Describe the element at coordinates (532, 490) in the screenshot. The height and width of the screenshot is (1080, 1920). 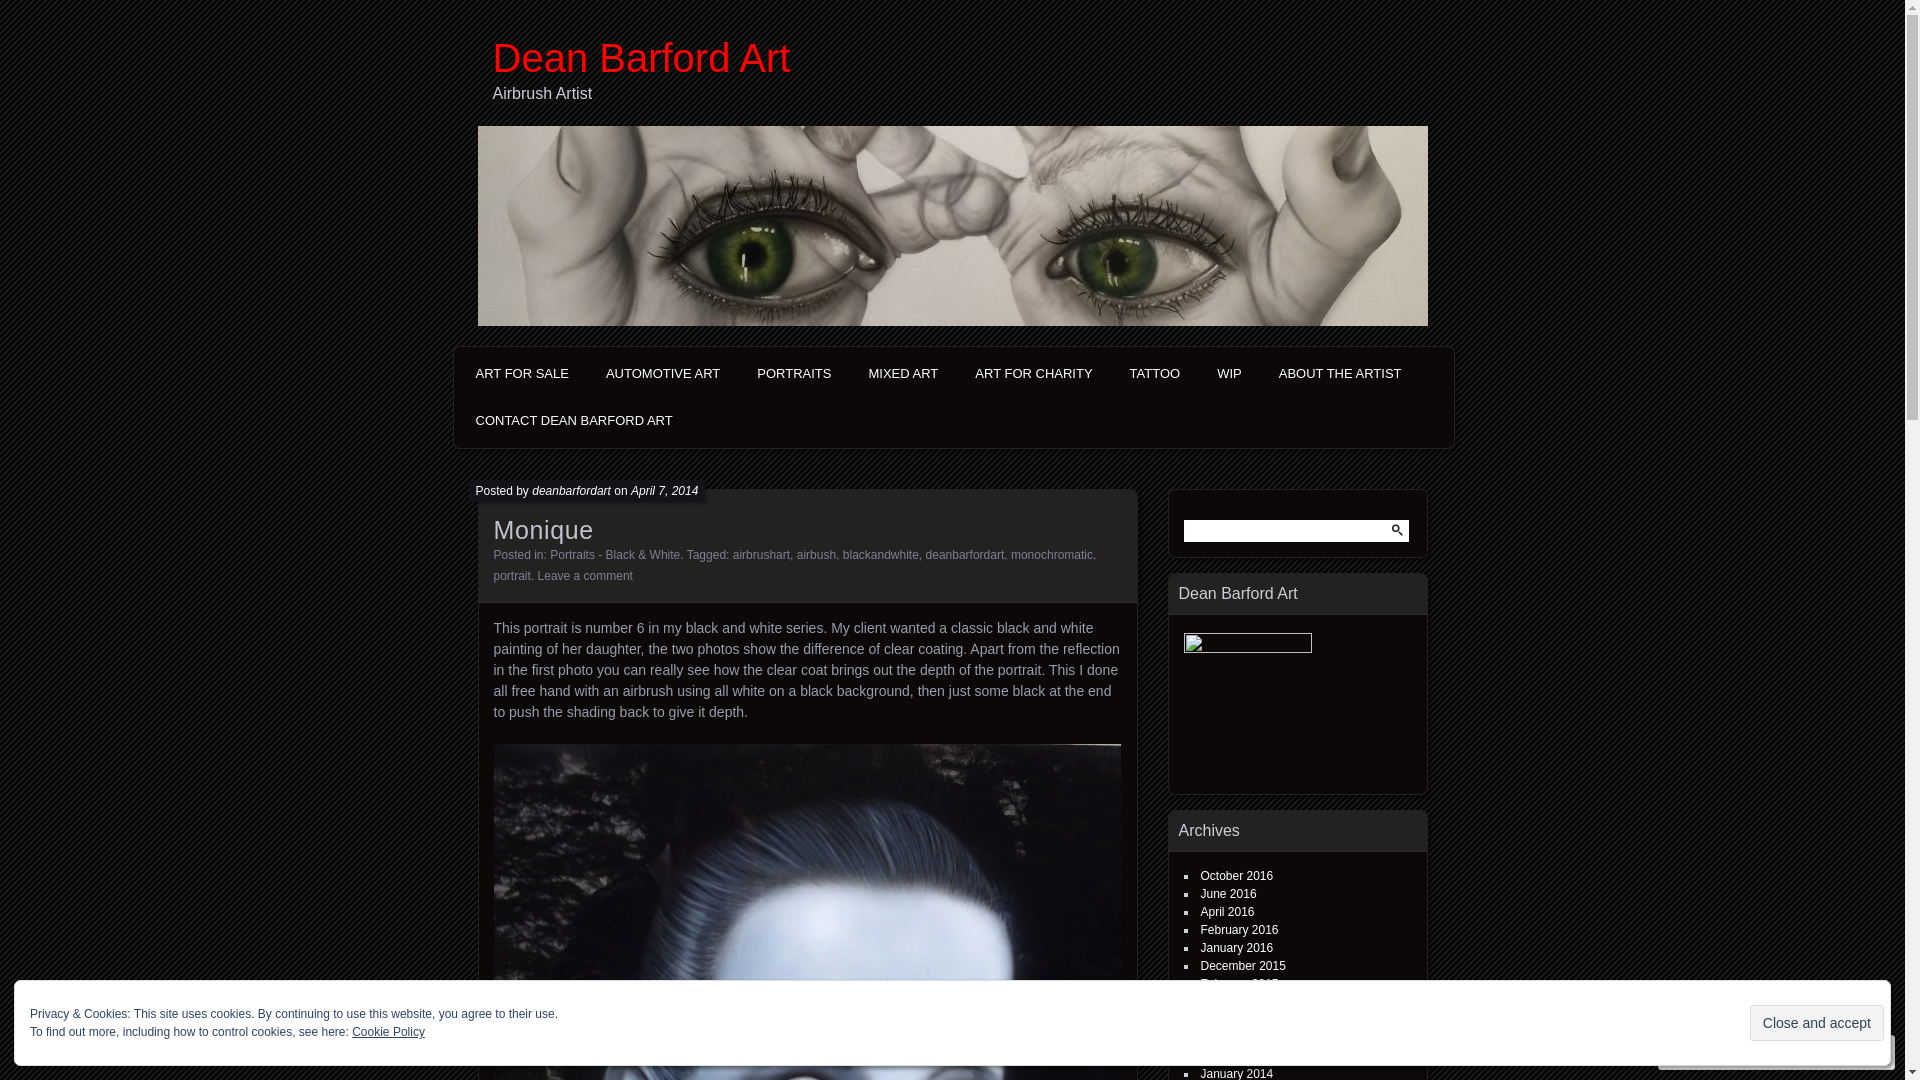
I see `'deanbarfordart'` at that location.